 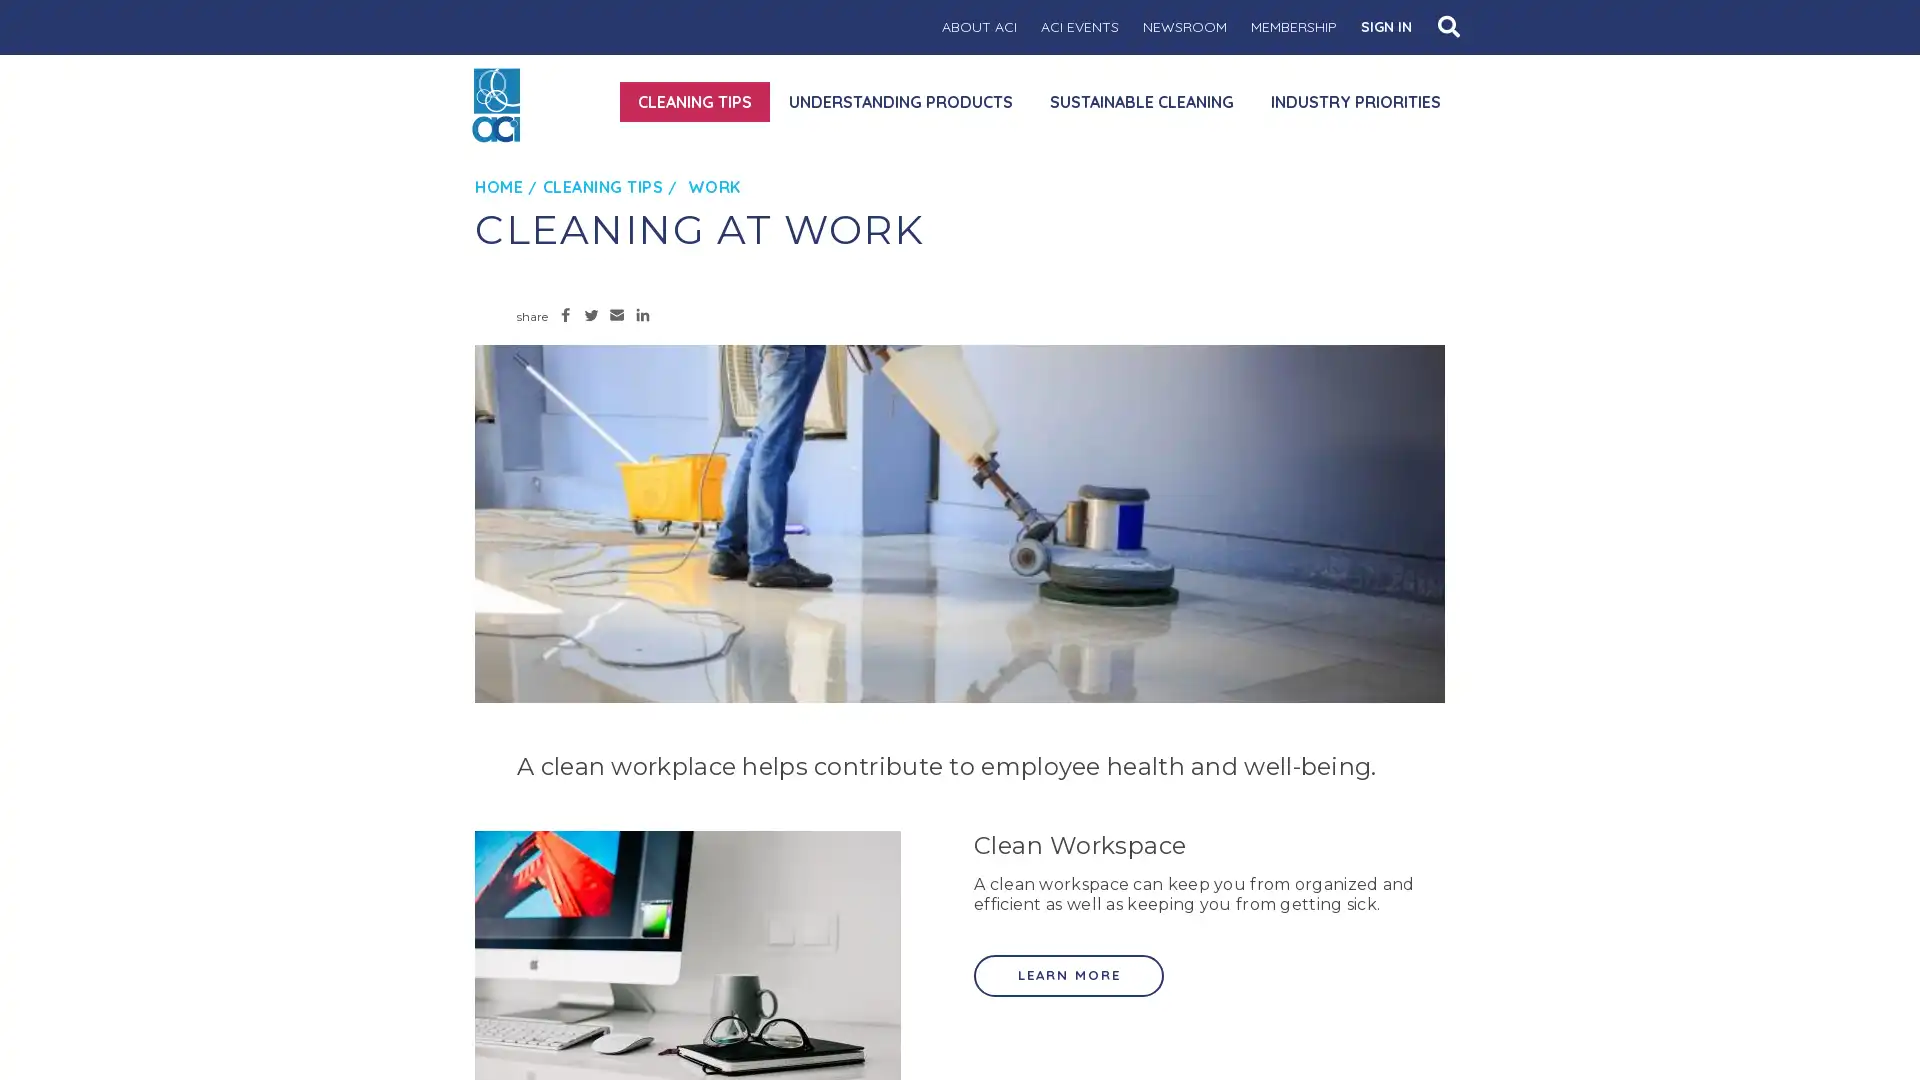 What do you see at coordinates (612, 315) in the screenshot?
I see `Share to Email` at bounding box center [612, 315].